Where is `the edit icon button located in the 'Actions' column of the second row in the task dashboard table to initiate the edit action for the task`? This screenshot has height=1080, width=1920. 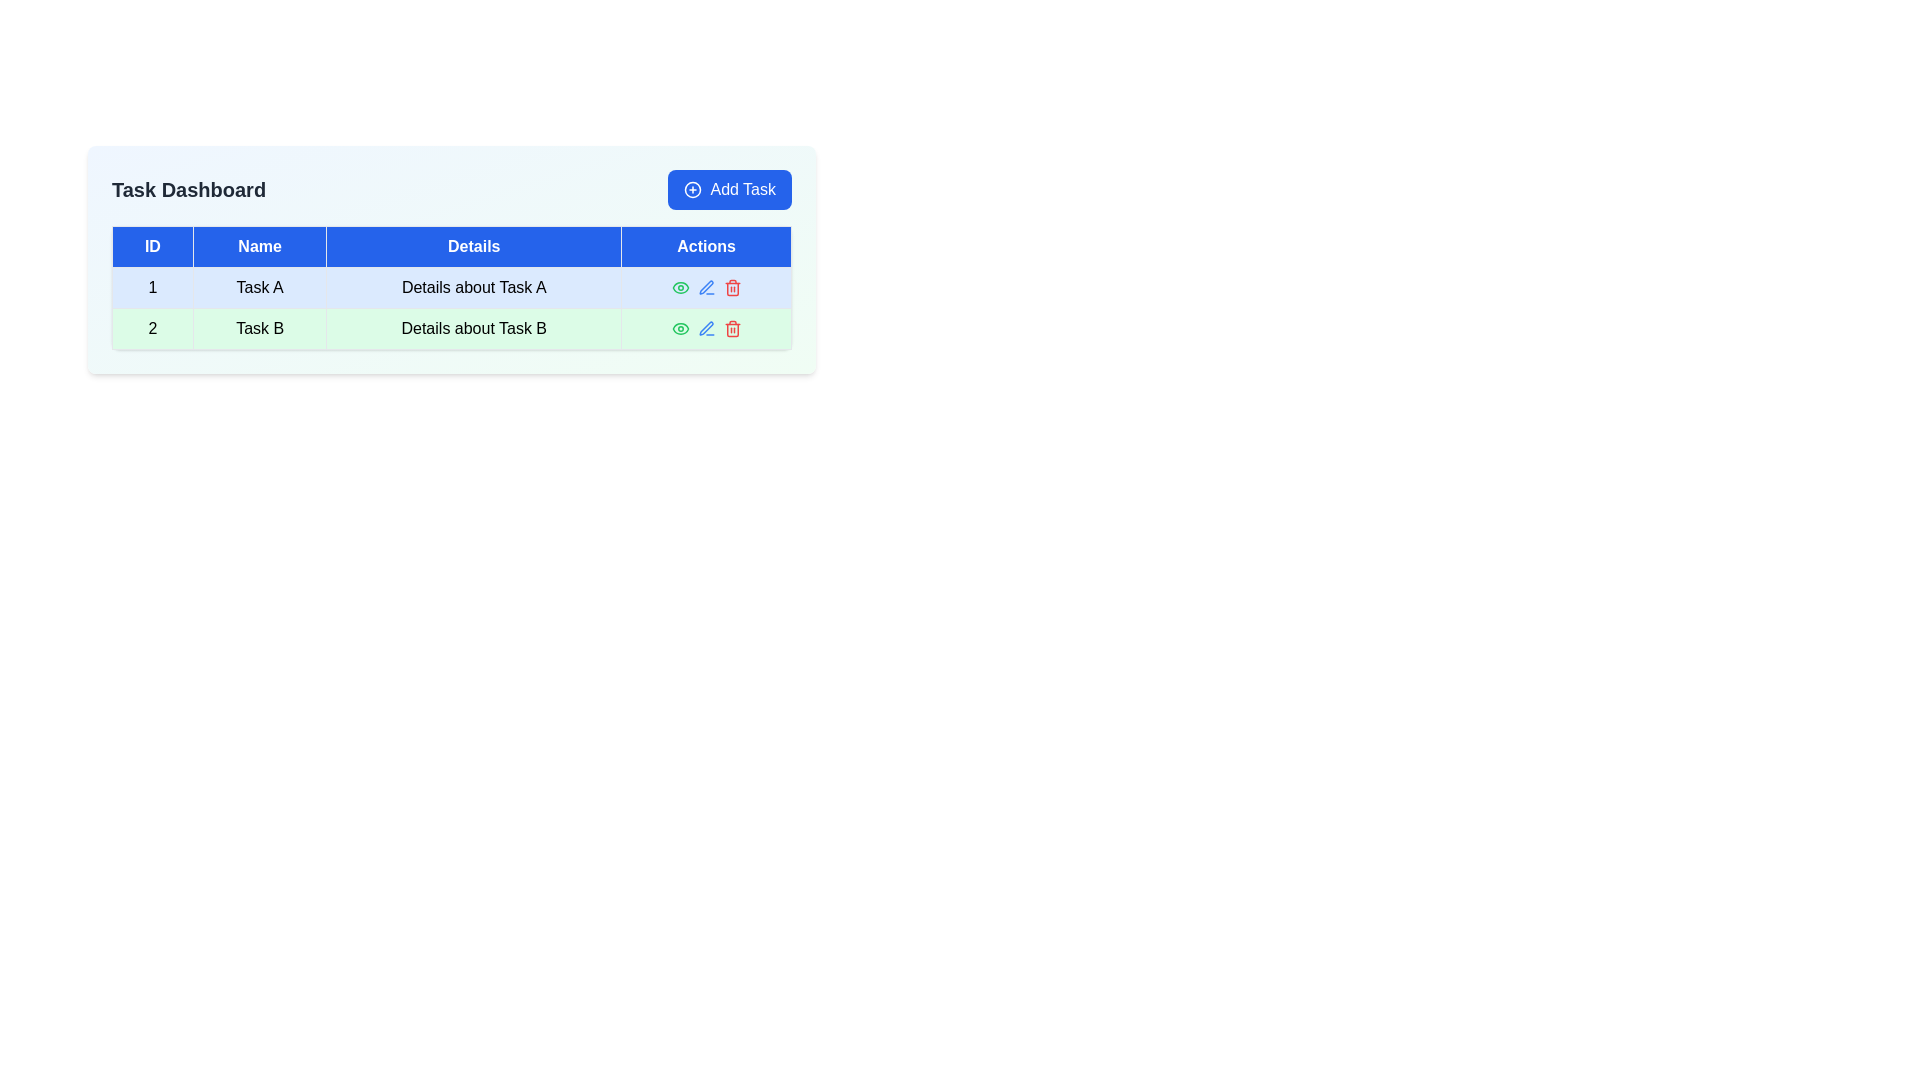
the edit icon button located in the 'Actions' column of the second row in the task dashboard table to initiate the edit action for the task is located at coordinates (706, 327).